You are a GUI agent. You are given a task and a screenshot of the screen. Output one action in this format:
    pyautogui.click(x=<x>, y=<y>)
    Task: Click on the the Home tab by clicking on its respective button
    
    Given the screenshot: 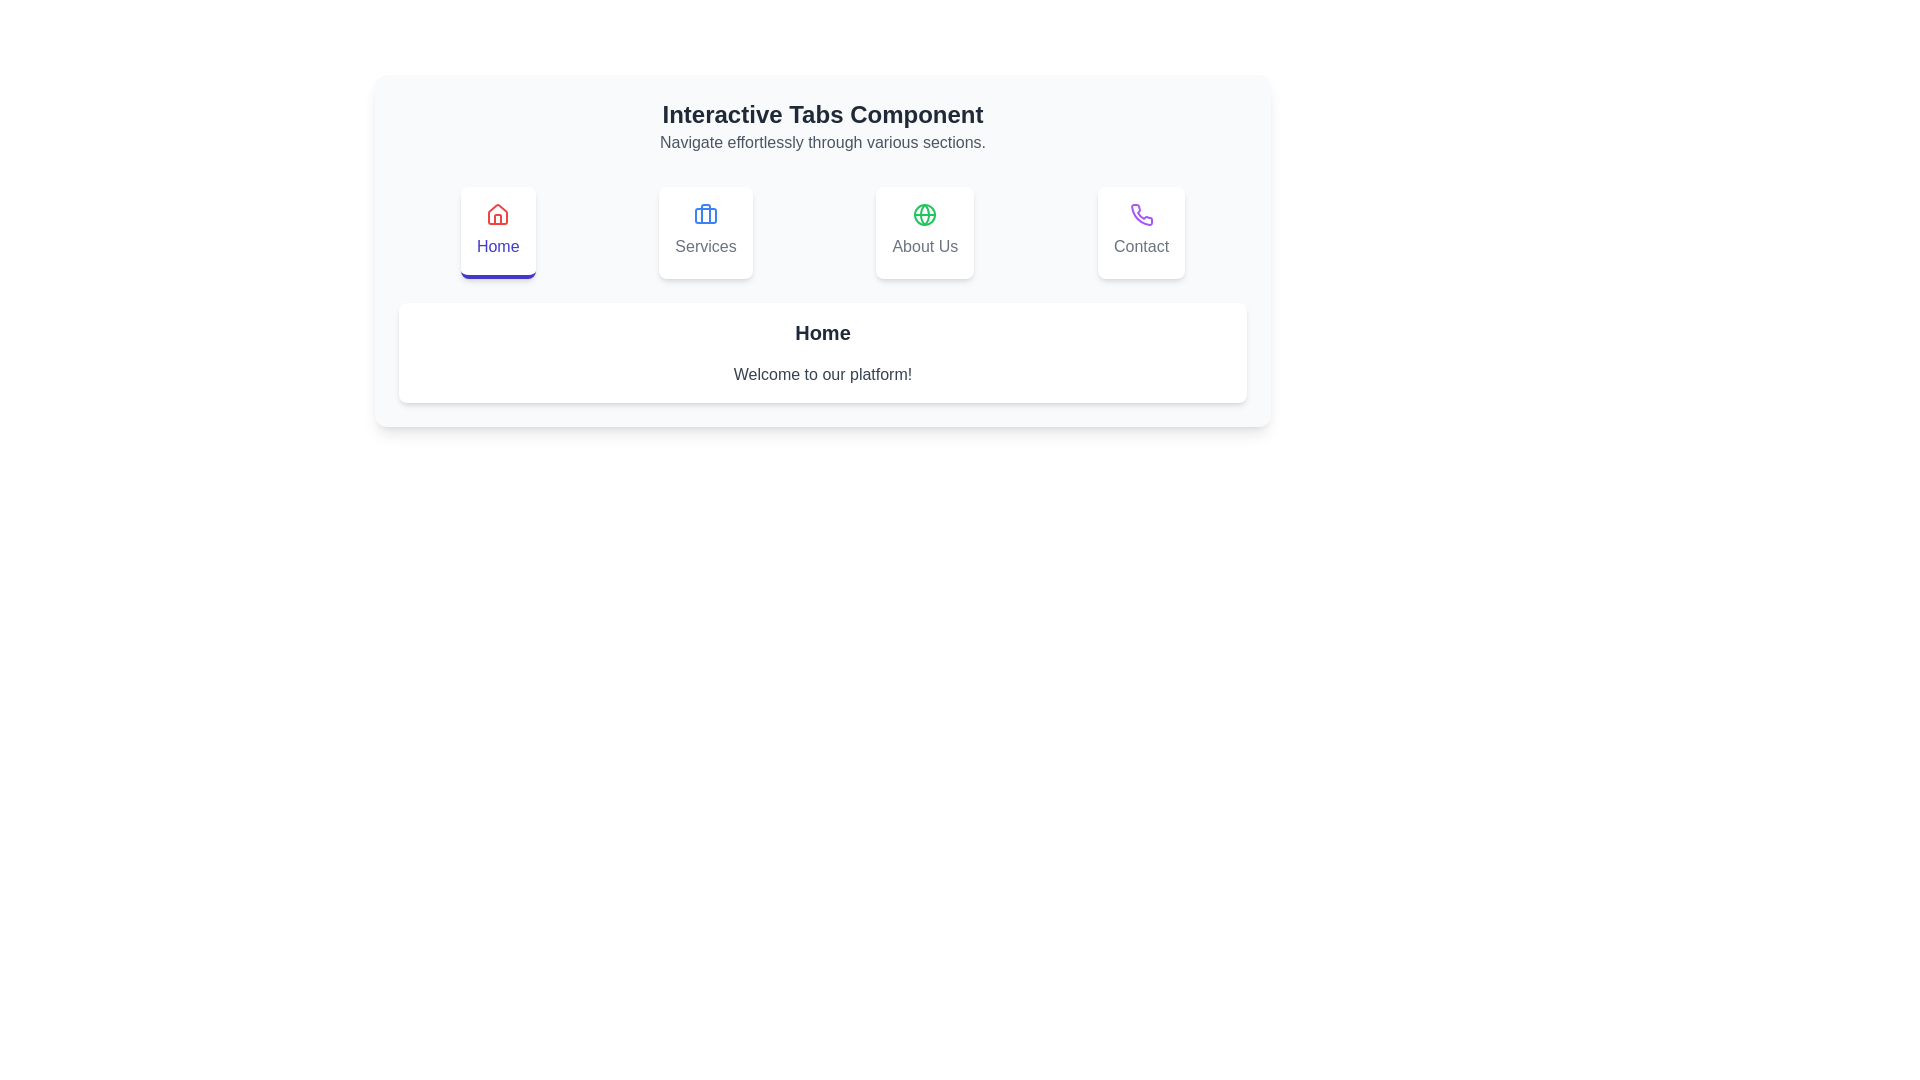 What is the action you would take?
    pyautogui.click(x=498, y=231)
    